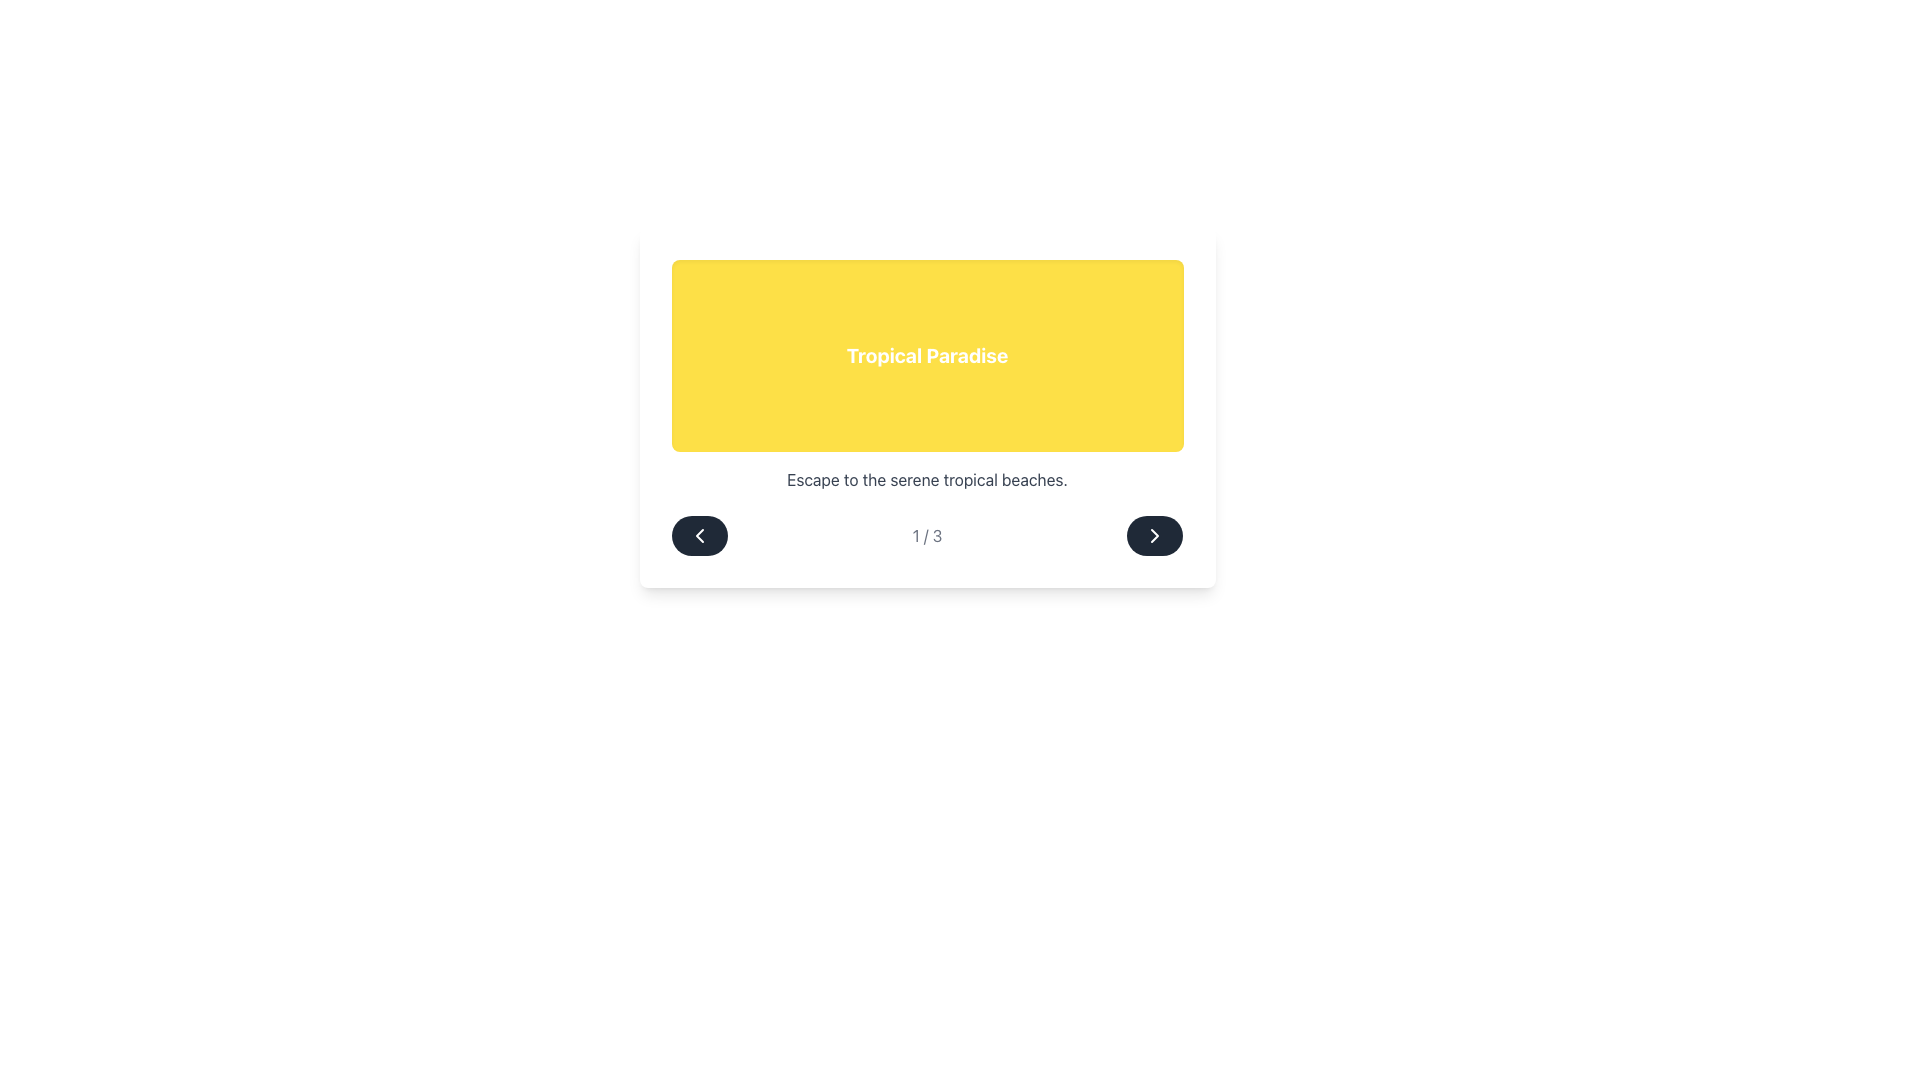  What do you see at coordinates (1155, 535) in the screenshot?
I see `the arrow icon within the circular button located at the bottom-right corner of the card component` at bounding box center [1155, 535].